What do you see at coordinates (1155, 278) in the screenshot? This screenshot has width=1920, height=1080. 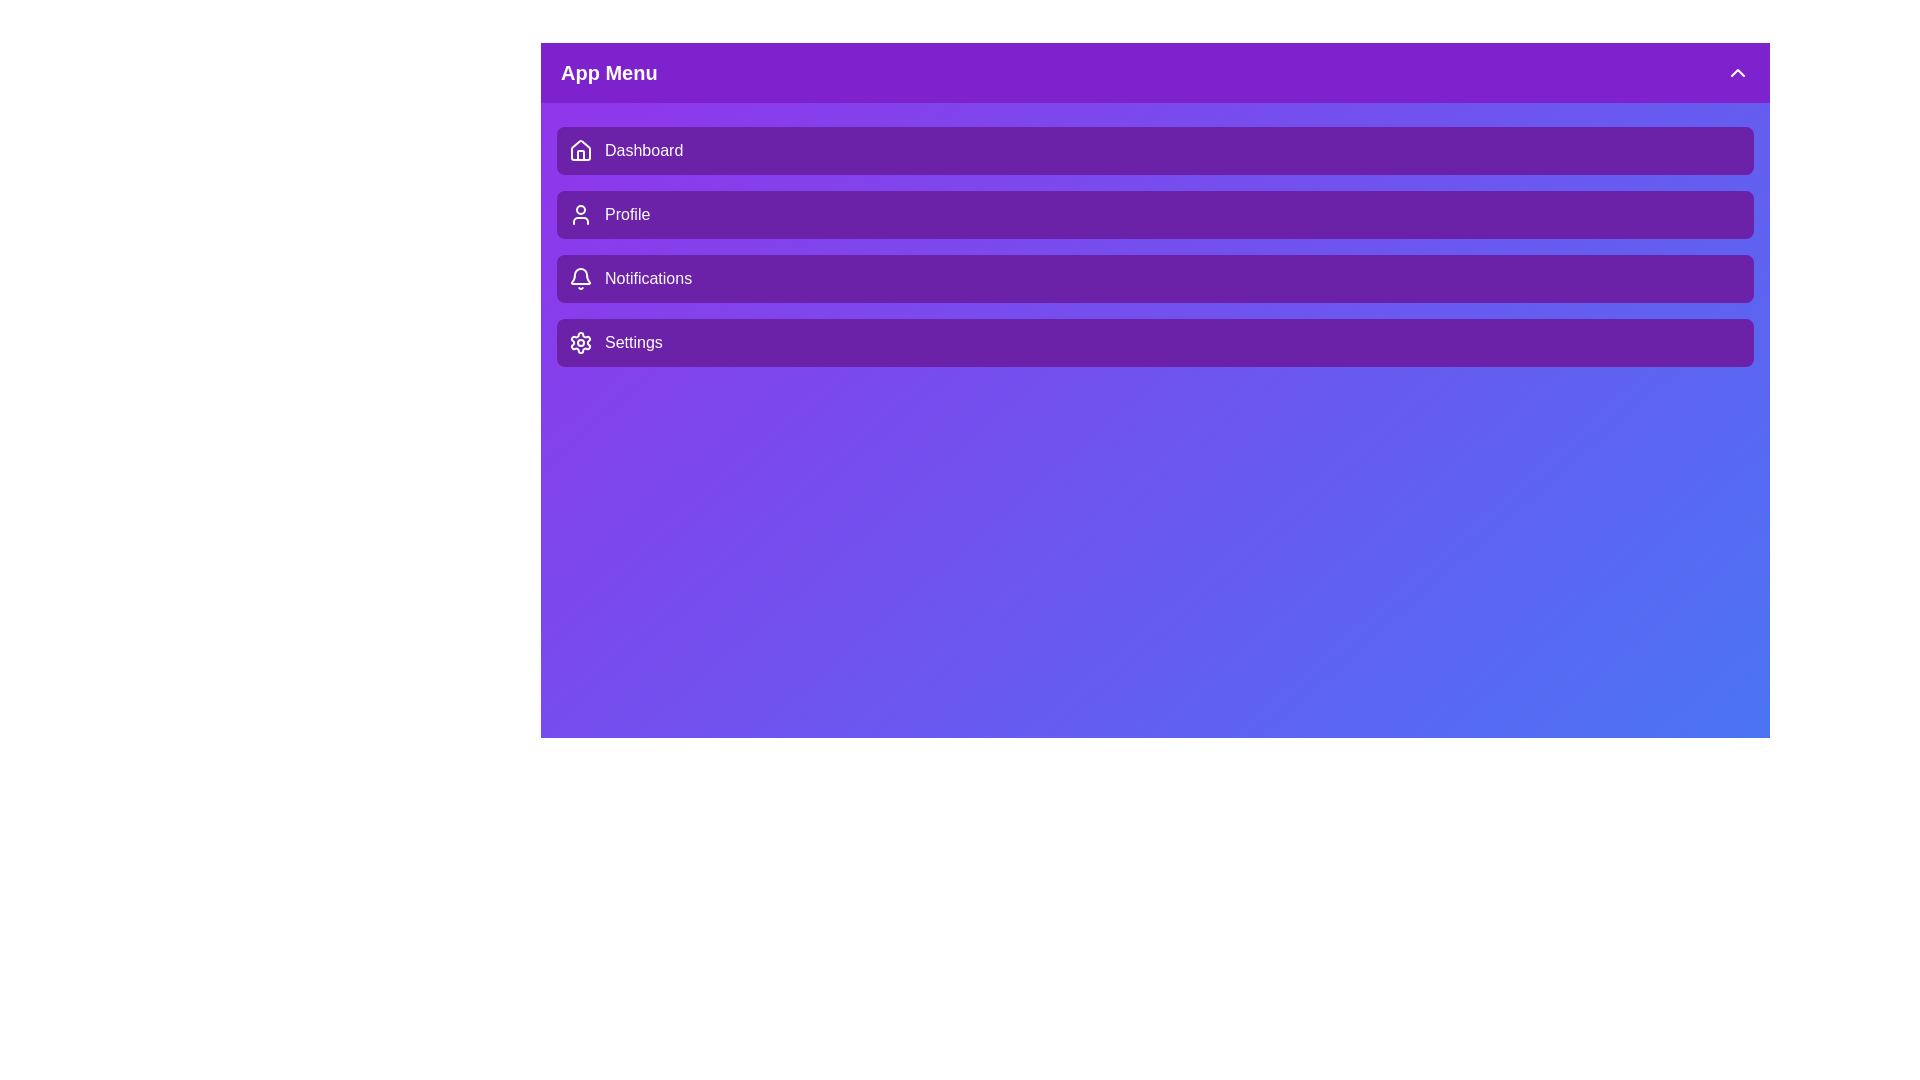 I see `the menu item Notifications by clicking on it` at bounding box center [1155, 278].